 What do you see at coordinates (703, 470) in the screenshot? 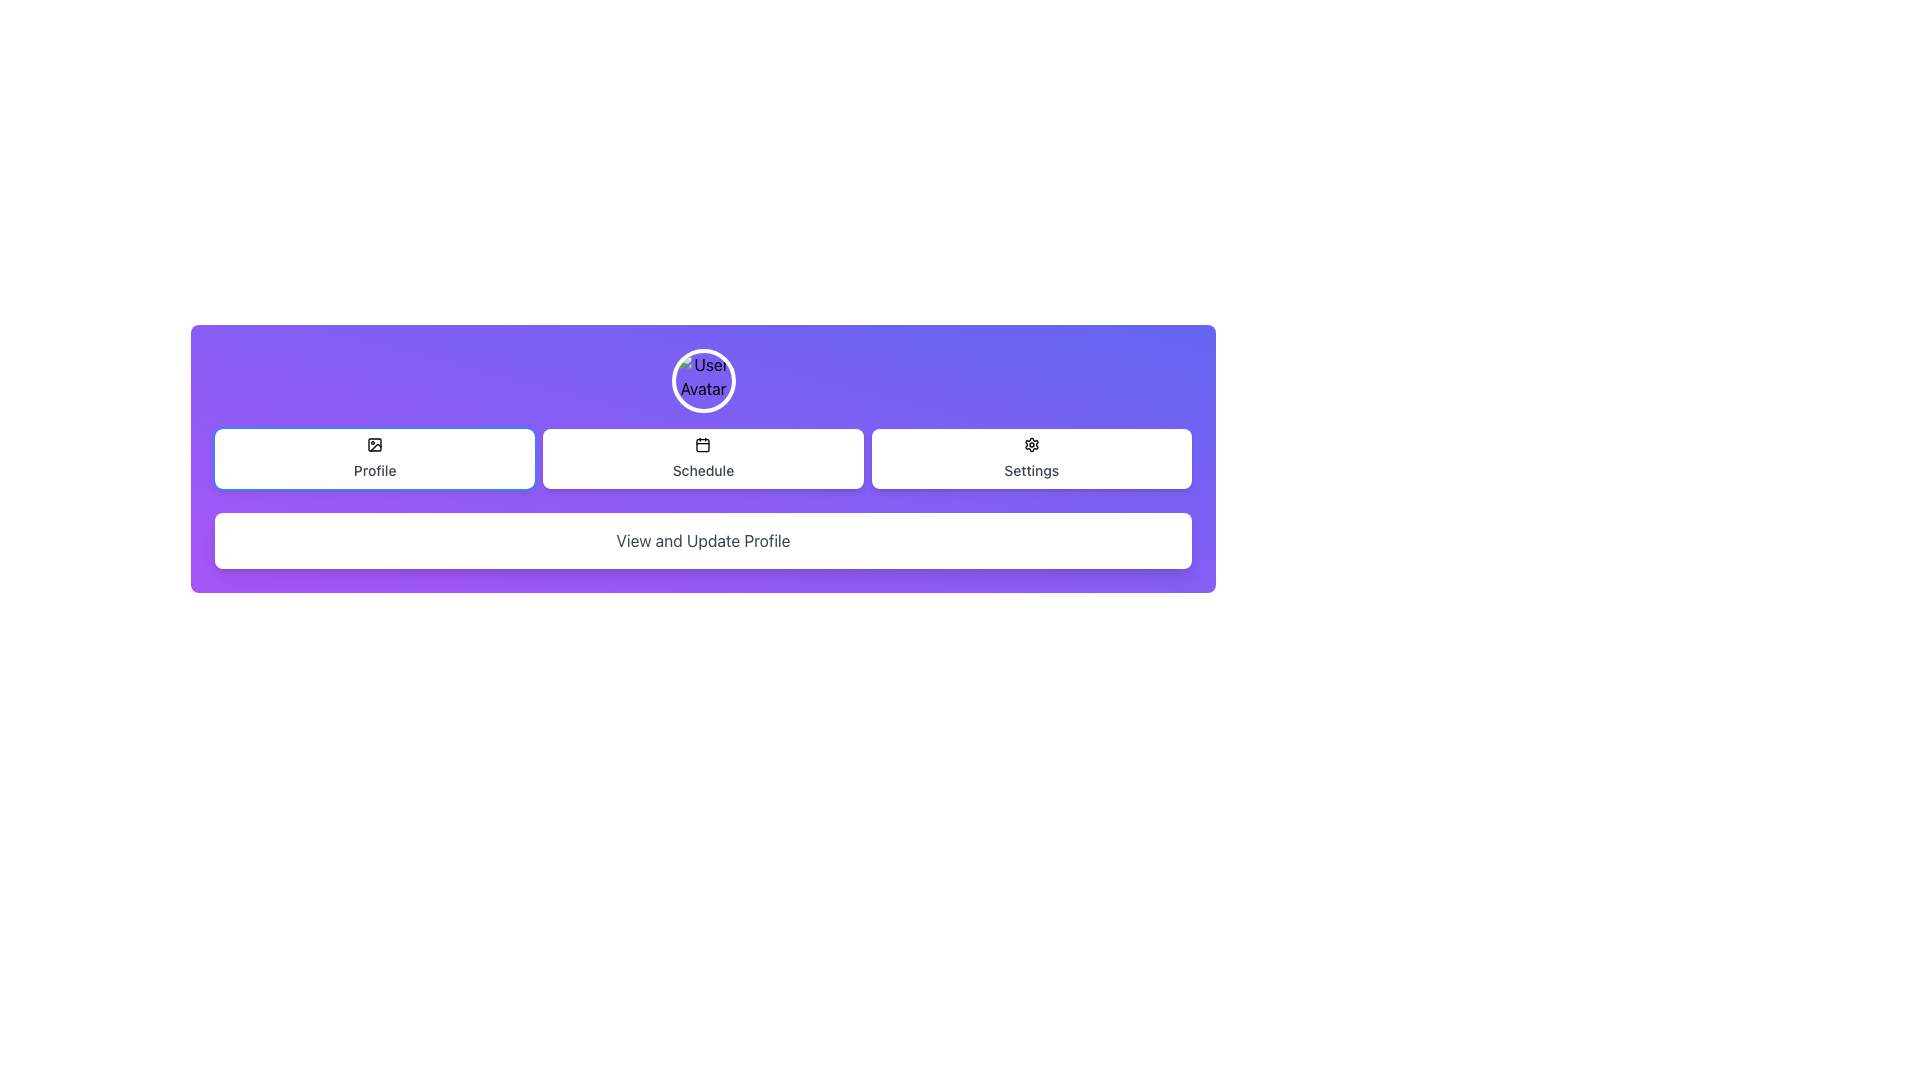
I see `the text label reading 'Schedule' which is styled with a small font size and medium font weight, located centrally within a card-like component` at bounding box center [703, 470].